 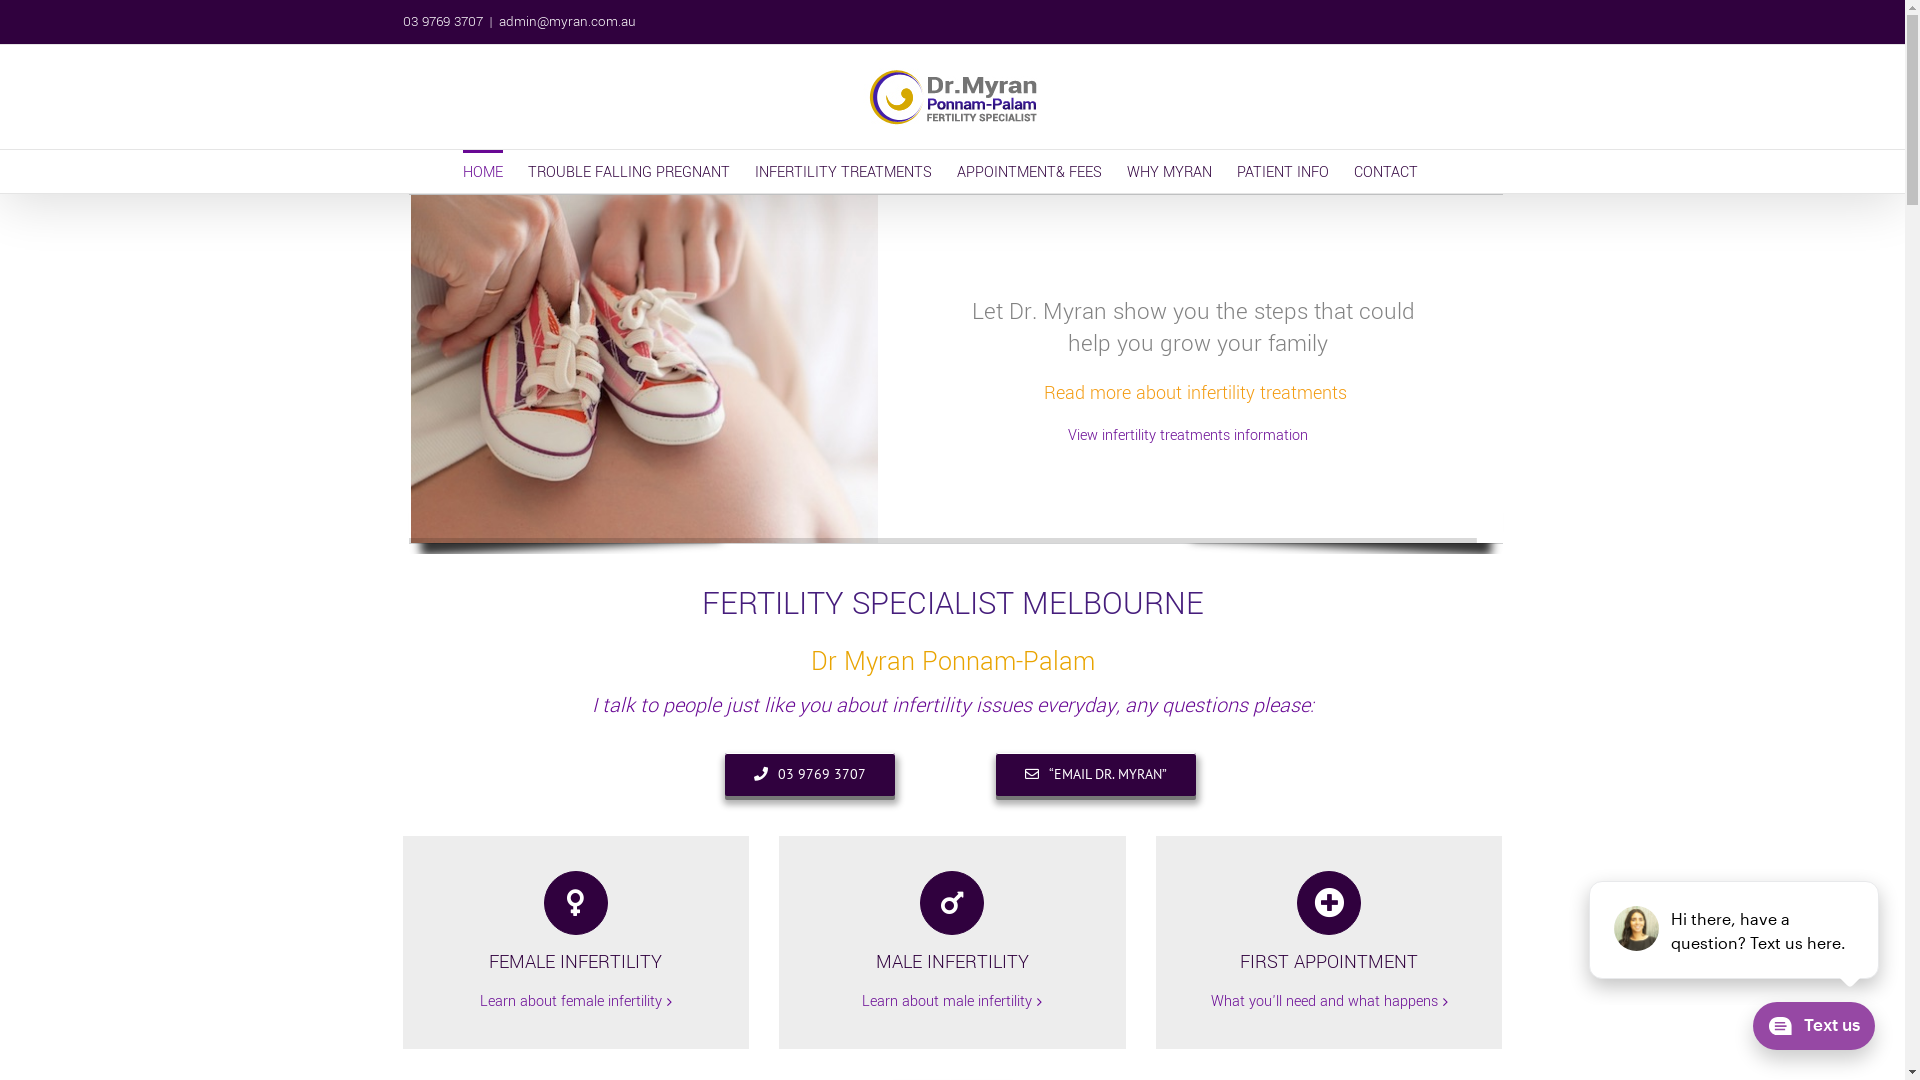 I want to click on 'Learn about female infertility', so click(x=480, y=1002).